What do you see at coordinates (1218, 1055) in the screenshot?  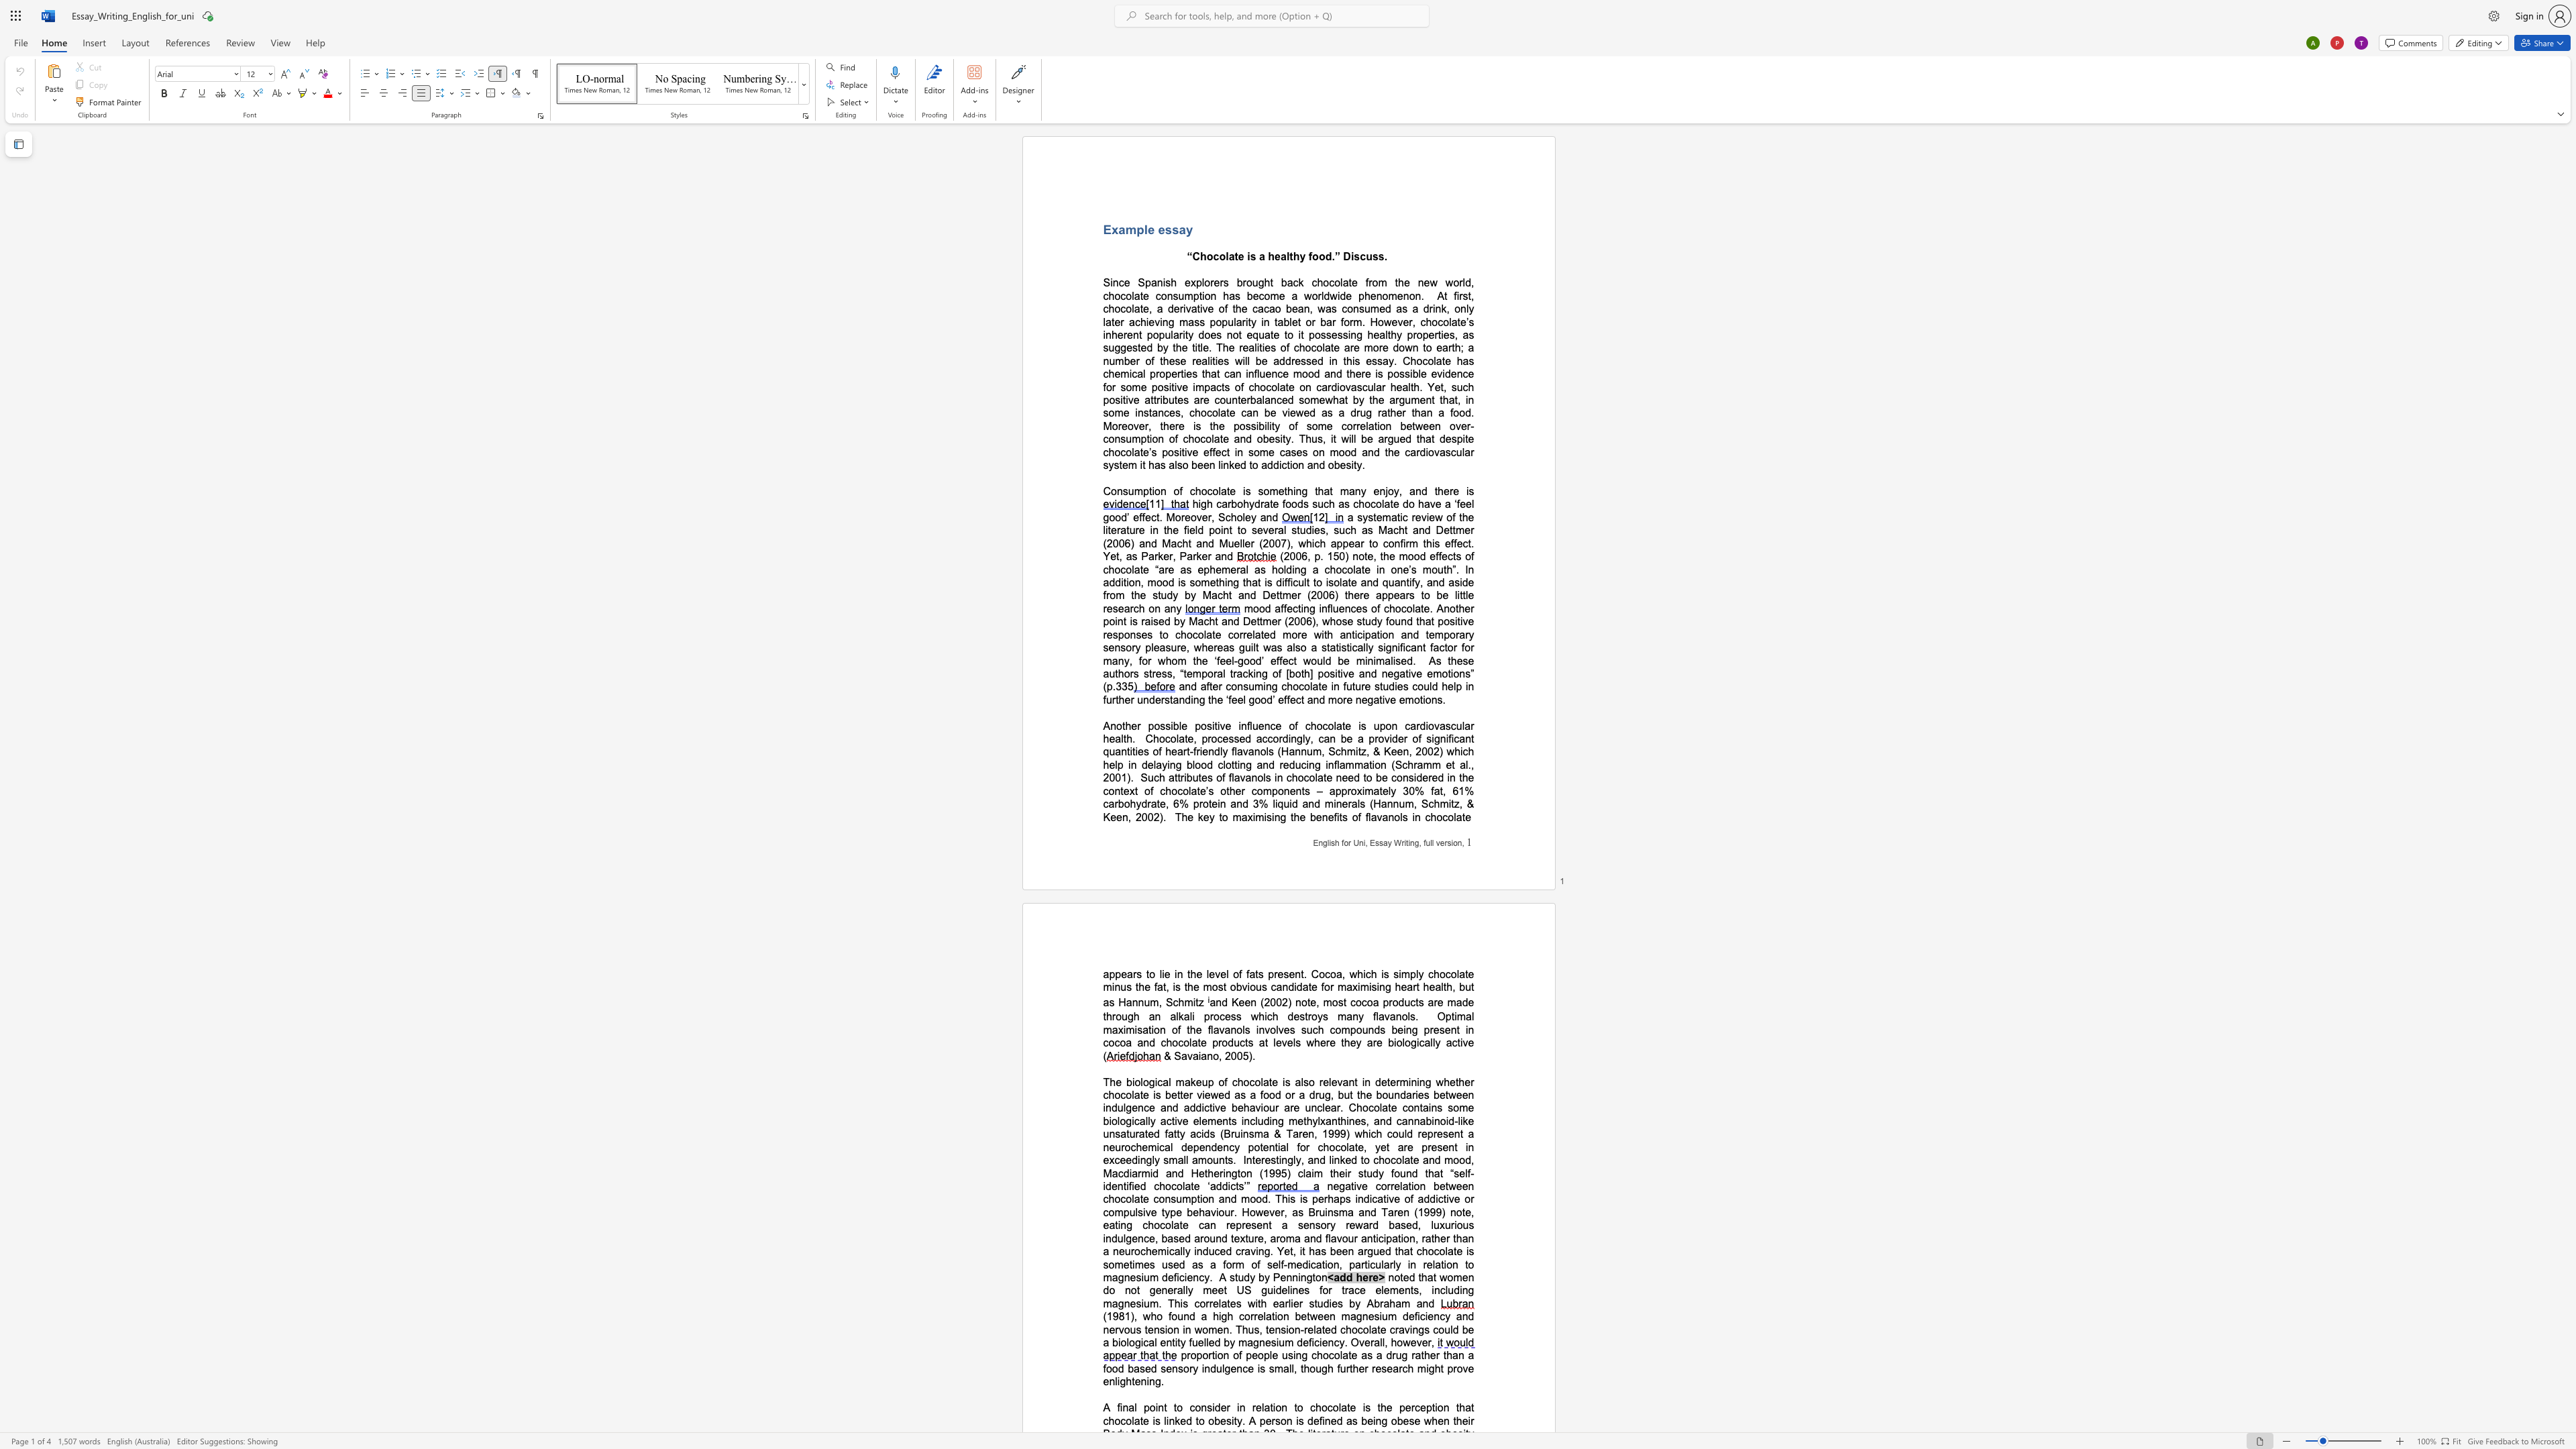 I see `the space between the continuous character "o" and "," in the text` at bounding box center [1218, 1055].